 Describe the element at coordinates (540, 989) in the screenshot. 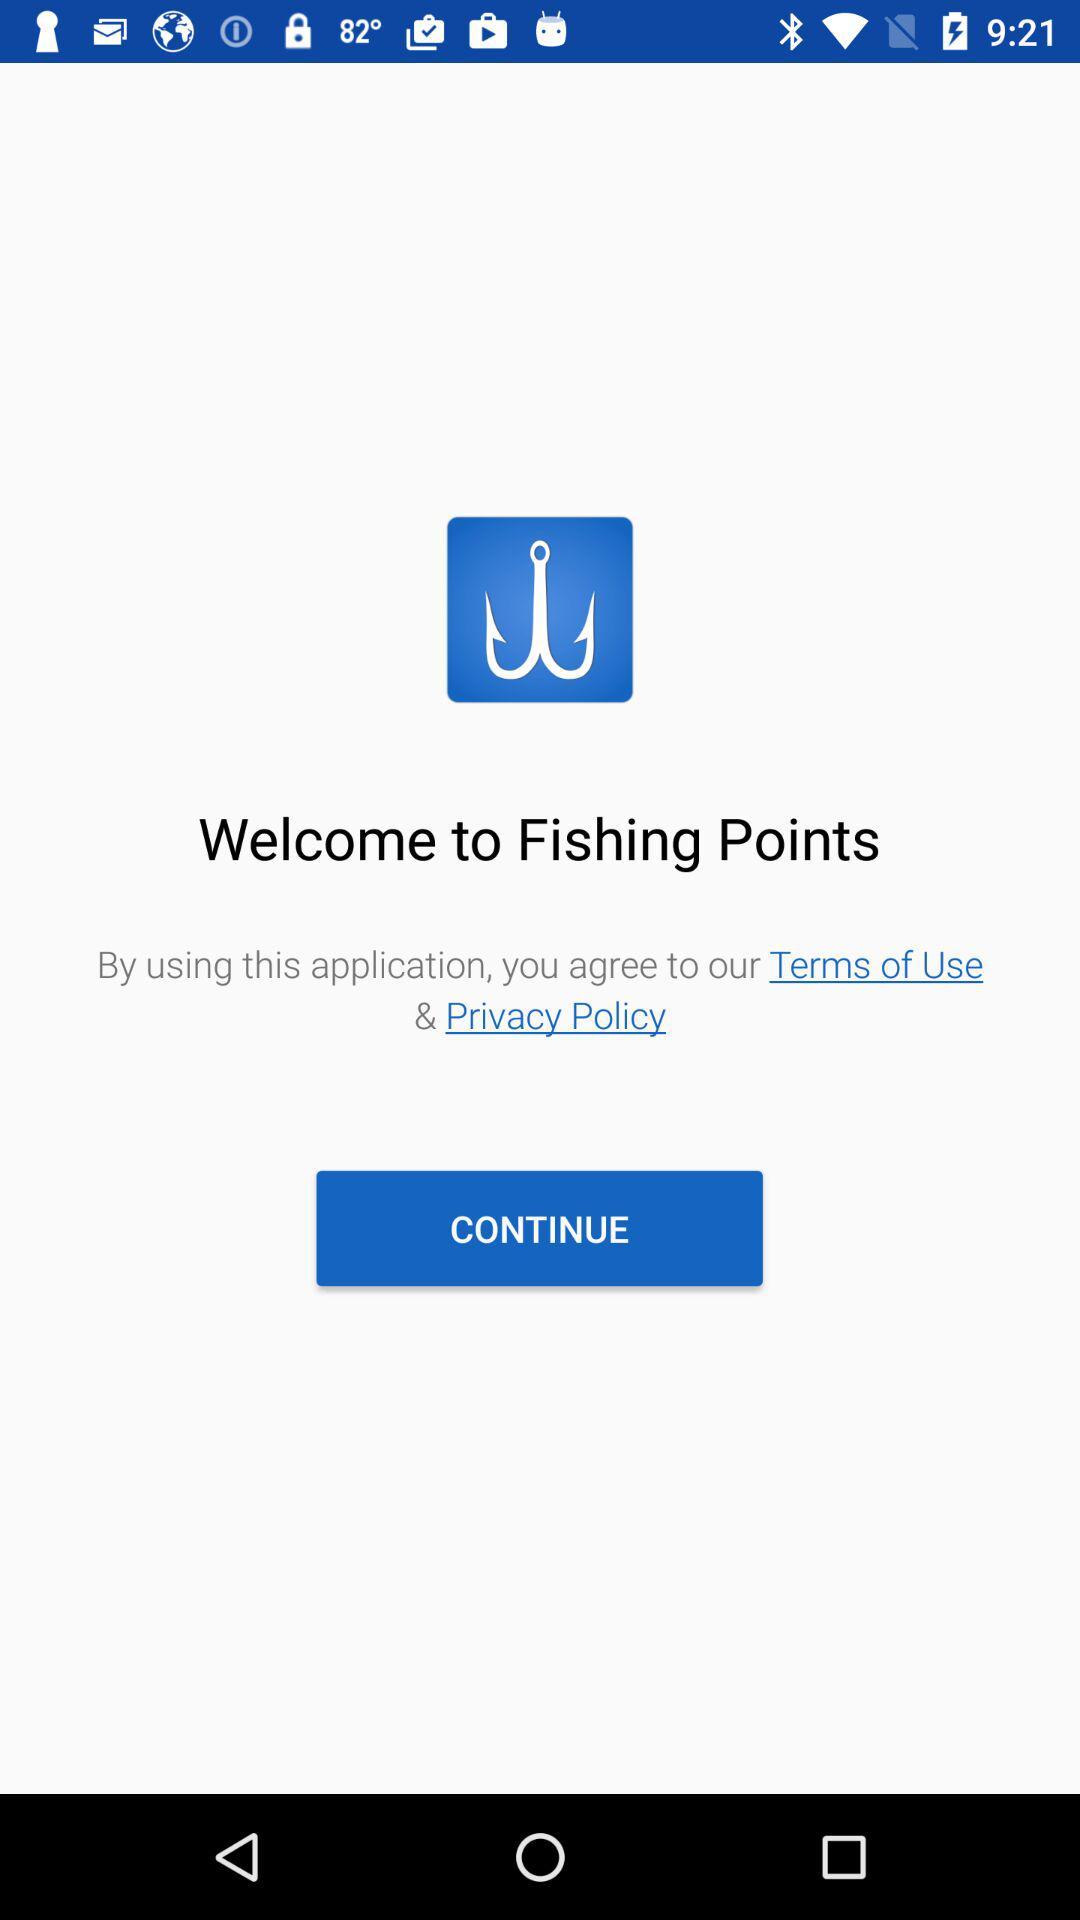

I see `item above the continue item` at that location.